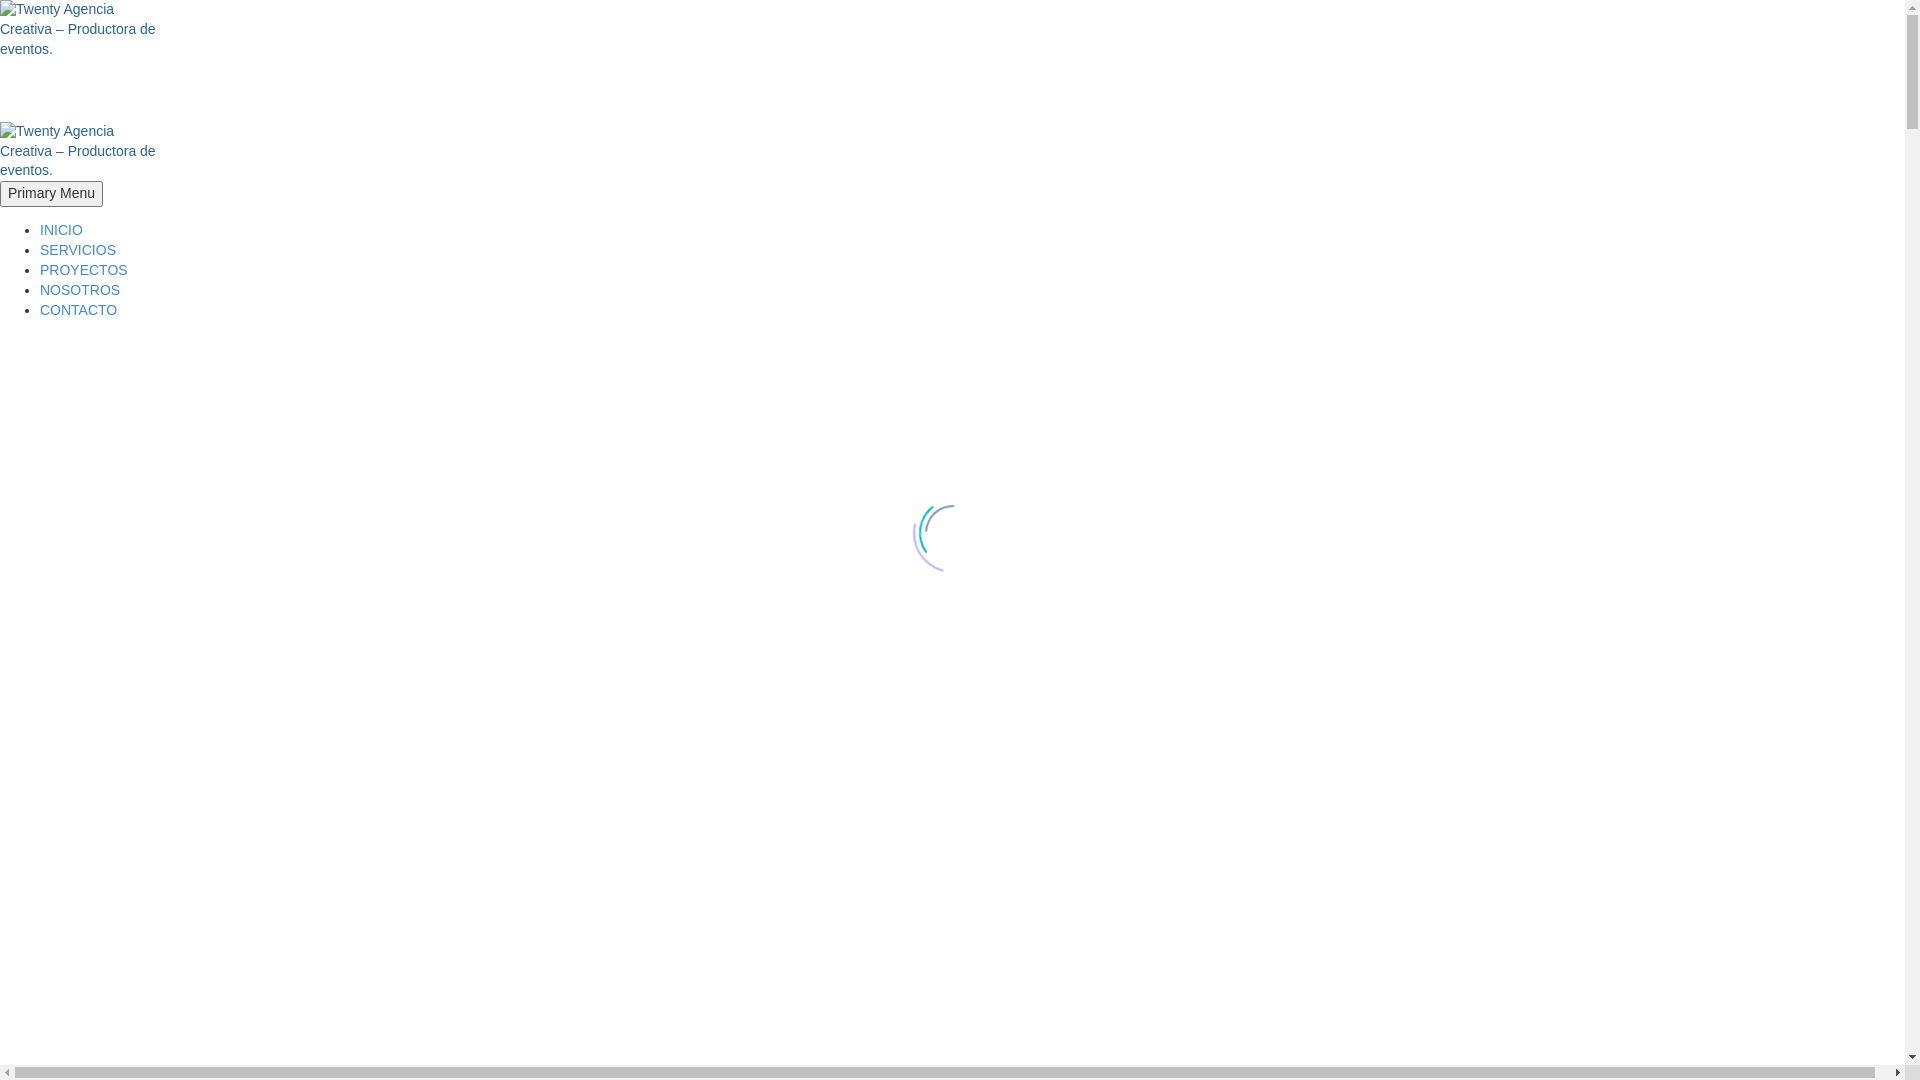  What do you see at coordinates (51, 193) in the screenshot?
I see `'Primary Menu'` at bounding box center [51, 193].